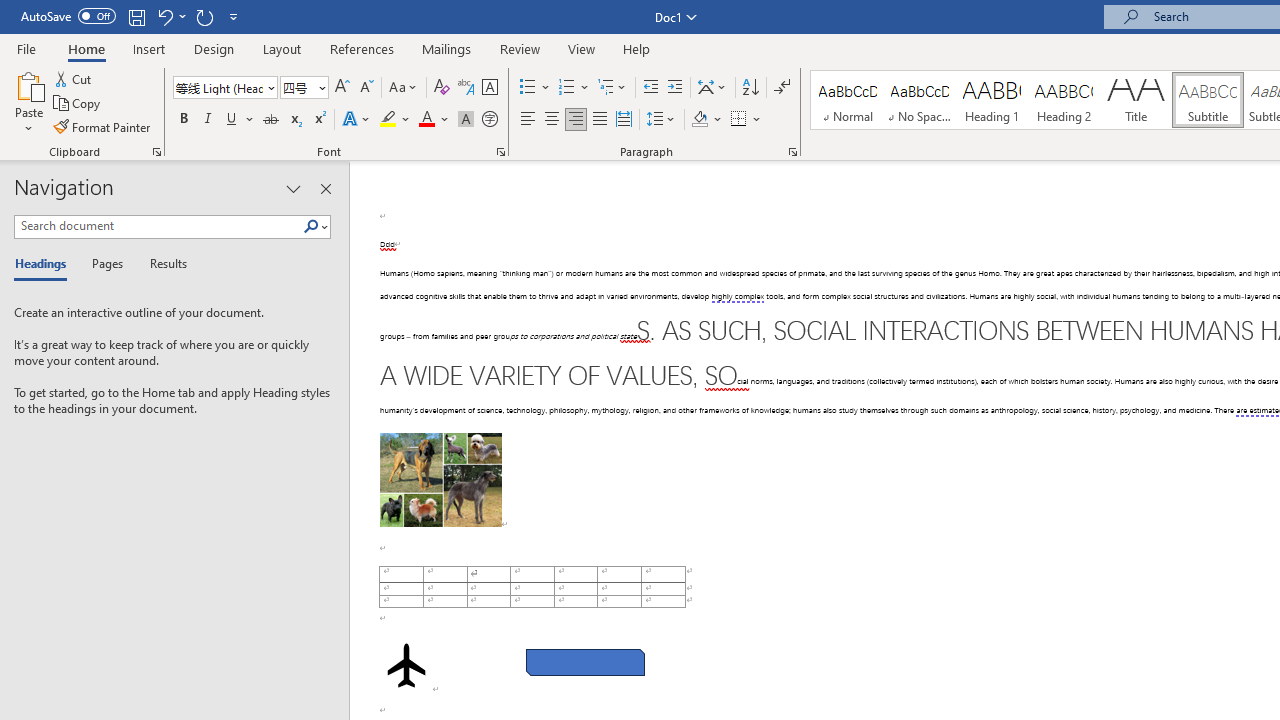  I want to click on 'Help', so click(636, 48).